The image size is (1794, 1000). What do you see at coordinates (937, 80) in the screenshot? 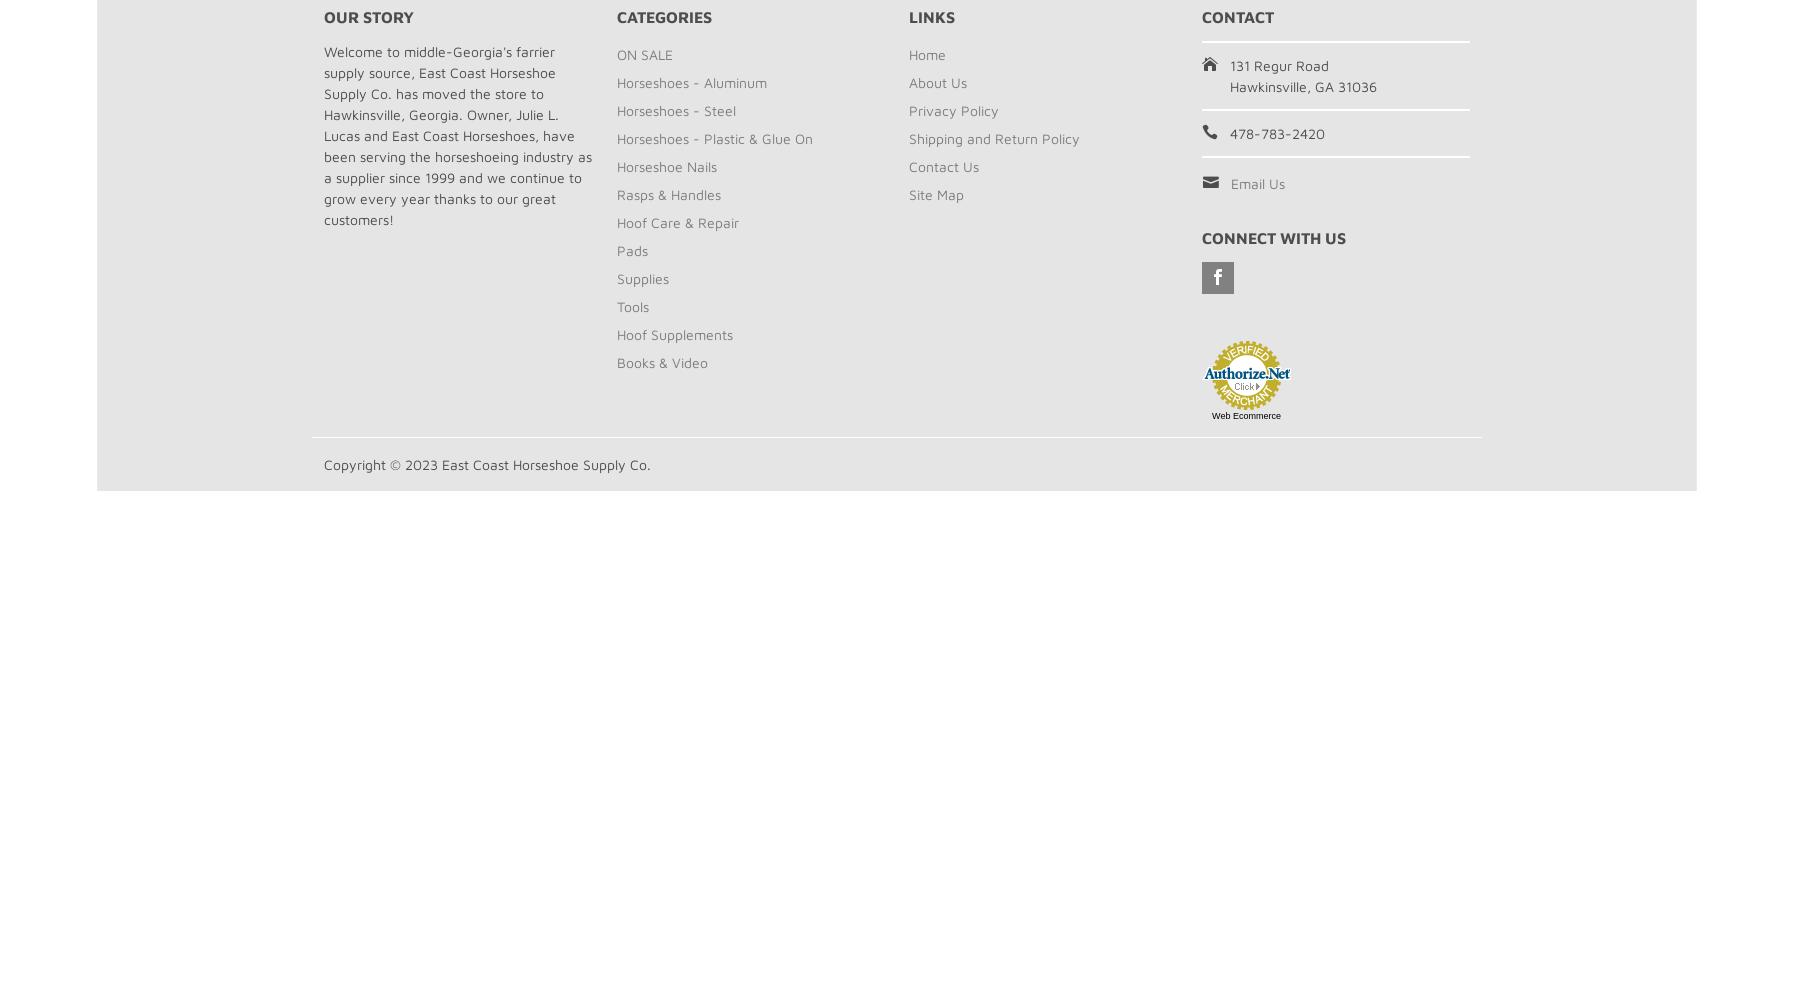
I see `'About Us'` at bounding box center [937, 80].